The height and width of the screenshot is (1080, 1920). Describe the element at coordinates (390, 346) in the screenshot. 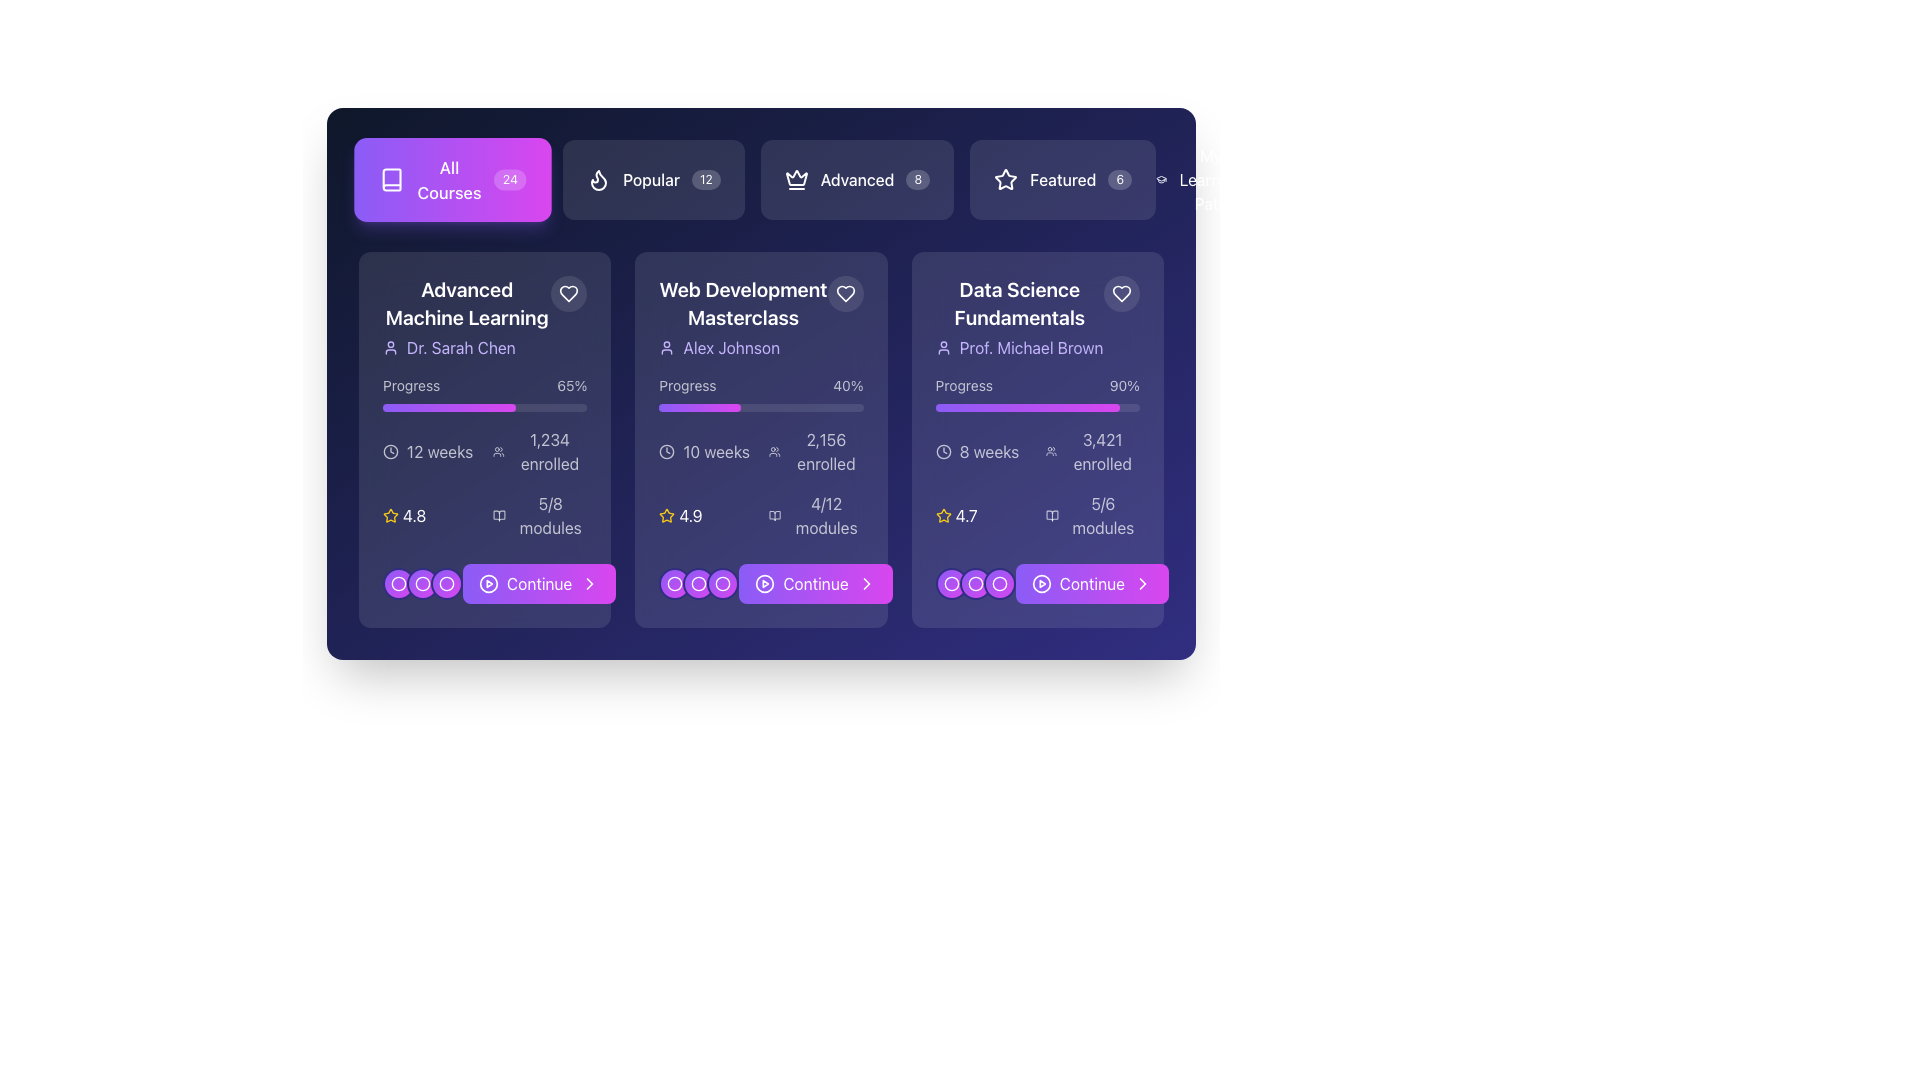

I see `the SVG icon representing a user symbol, which is located to the left of the text label 'Dr. Sarah Chen'` at that location.